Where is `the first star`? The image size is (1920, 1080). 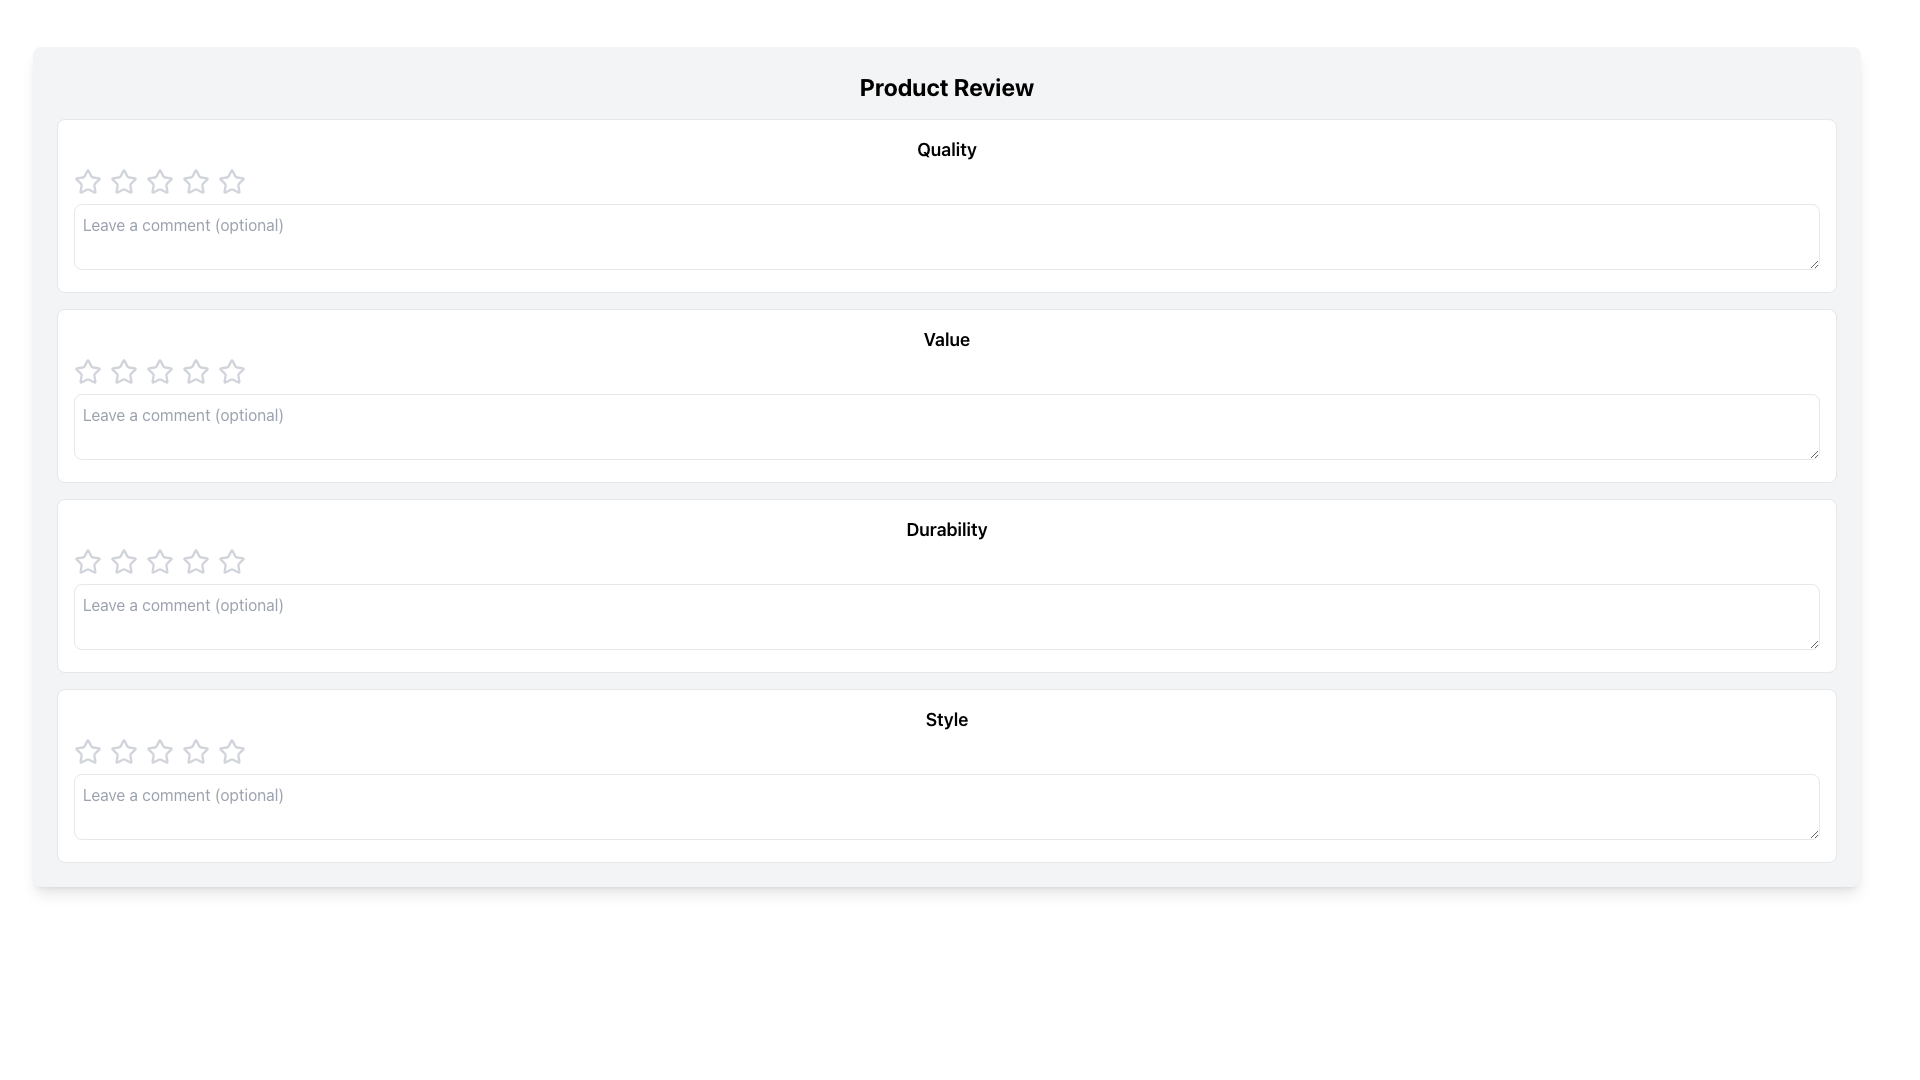
the first star is located at coordinates (86, 751).